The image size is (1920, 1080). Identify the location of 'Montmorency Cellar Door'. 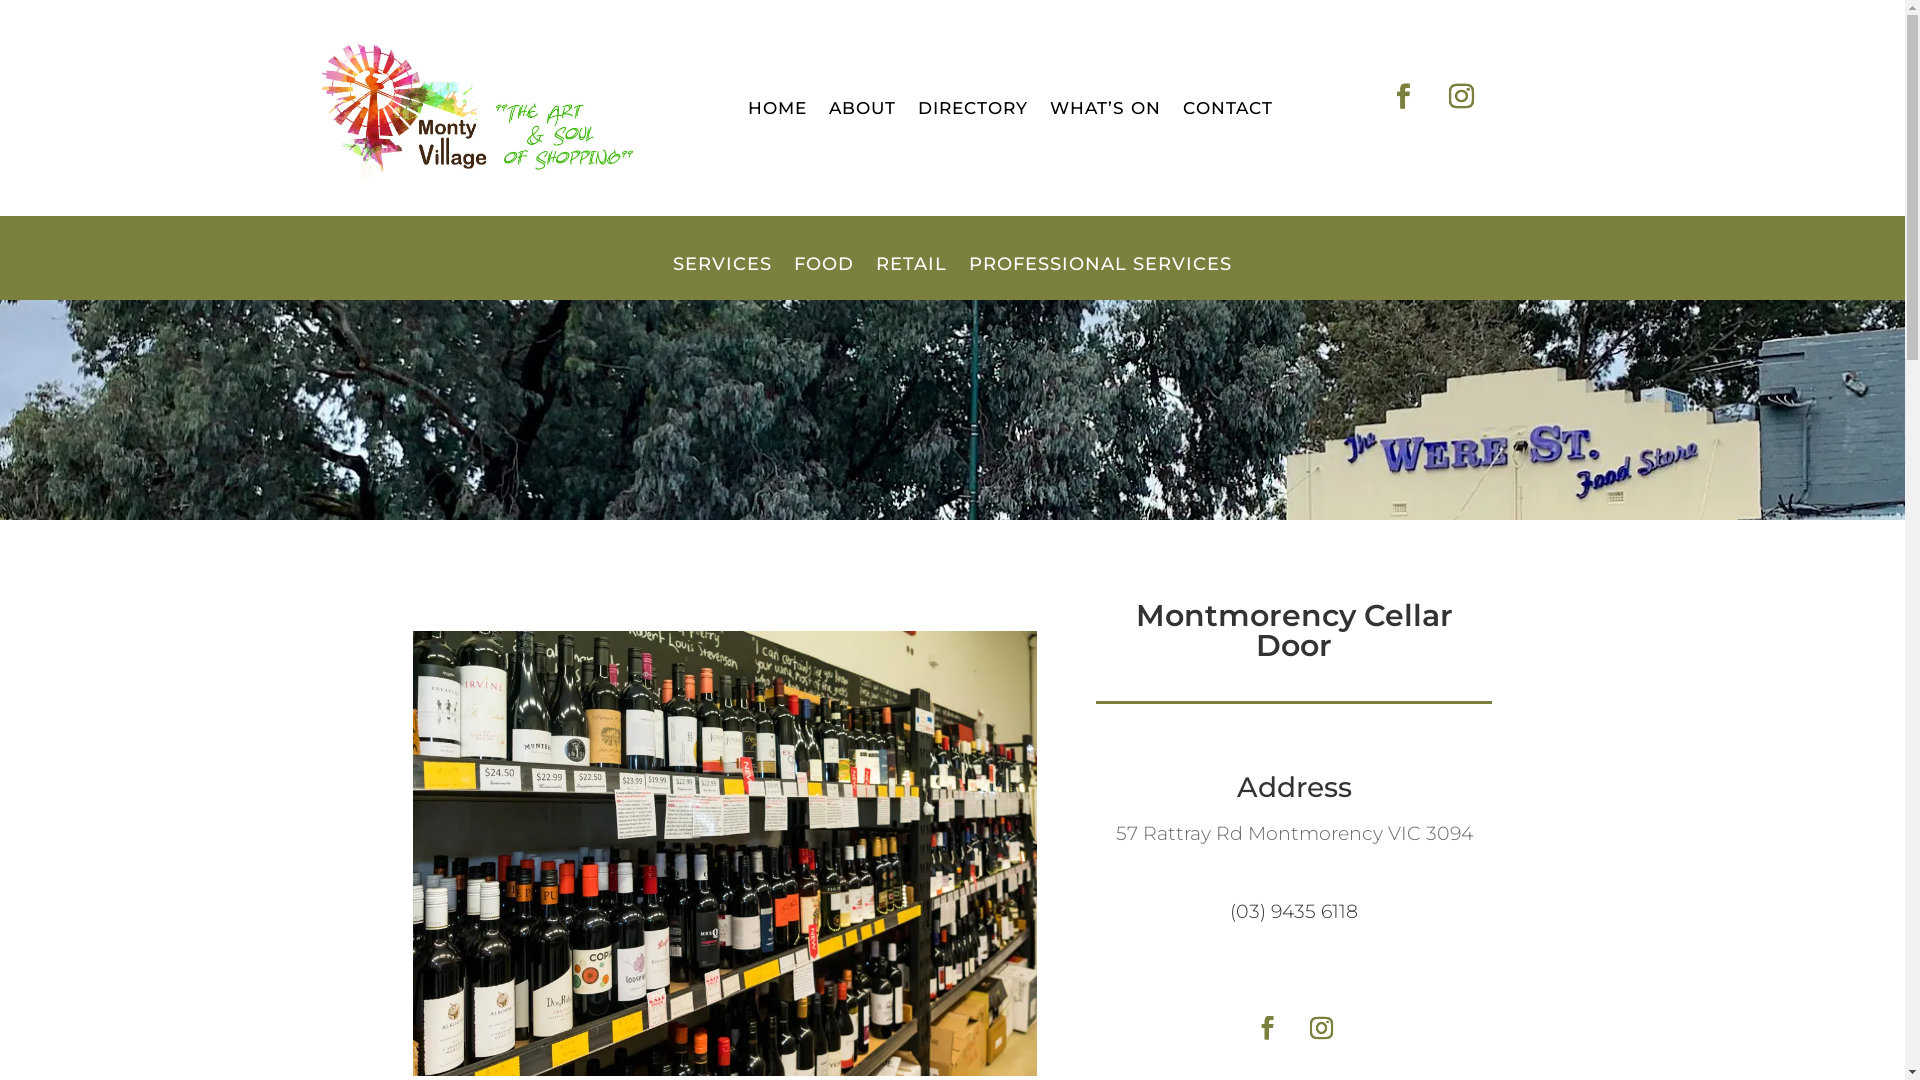
(723, 853).